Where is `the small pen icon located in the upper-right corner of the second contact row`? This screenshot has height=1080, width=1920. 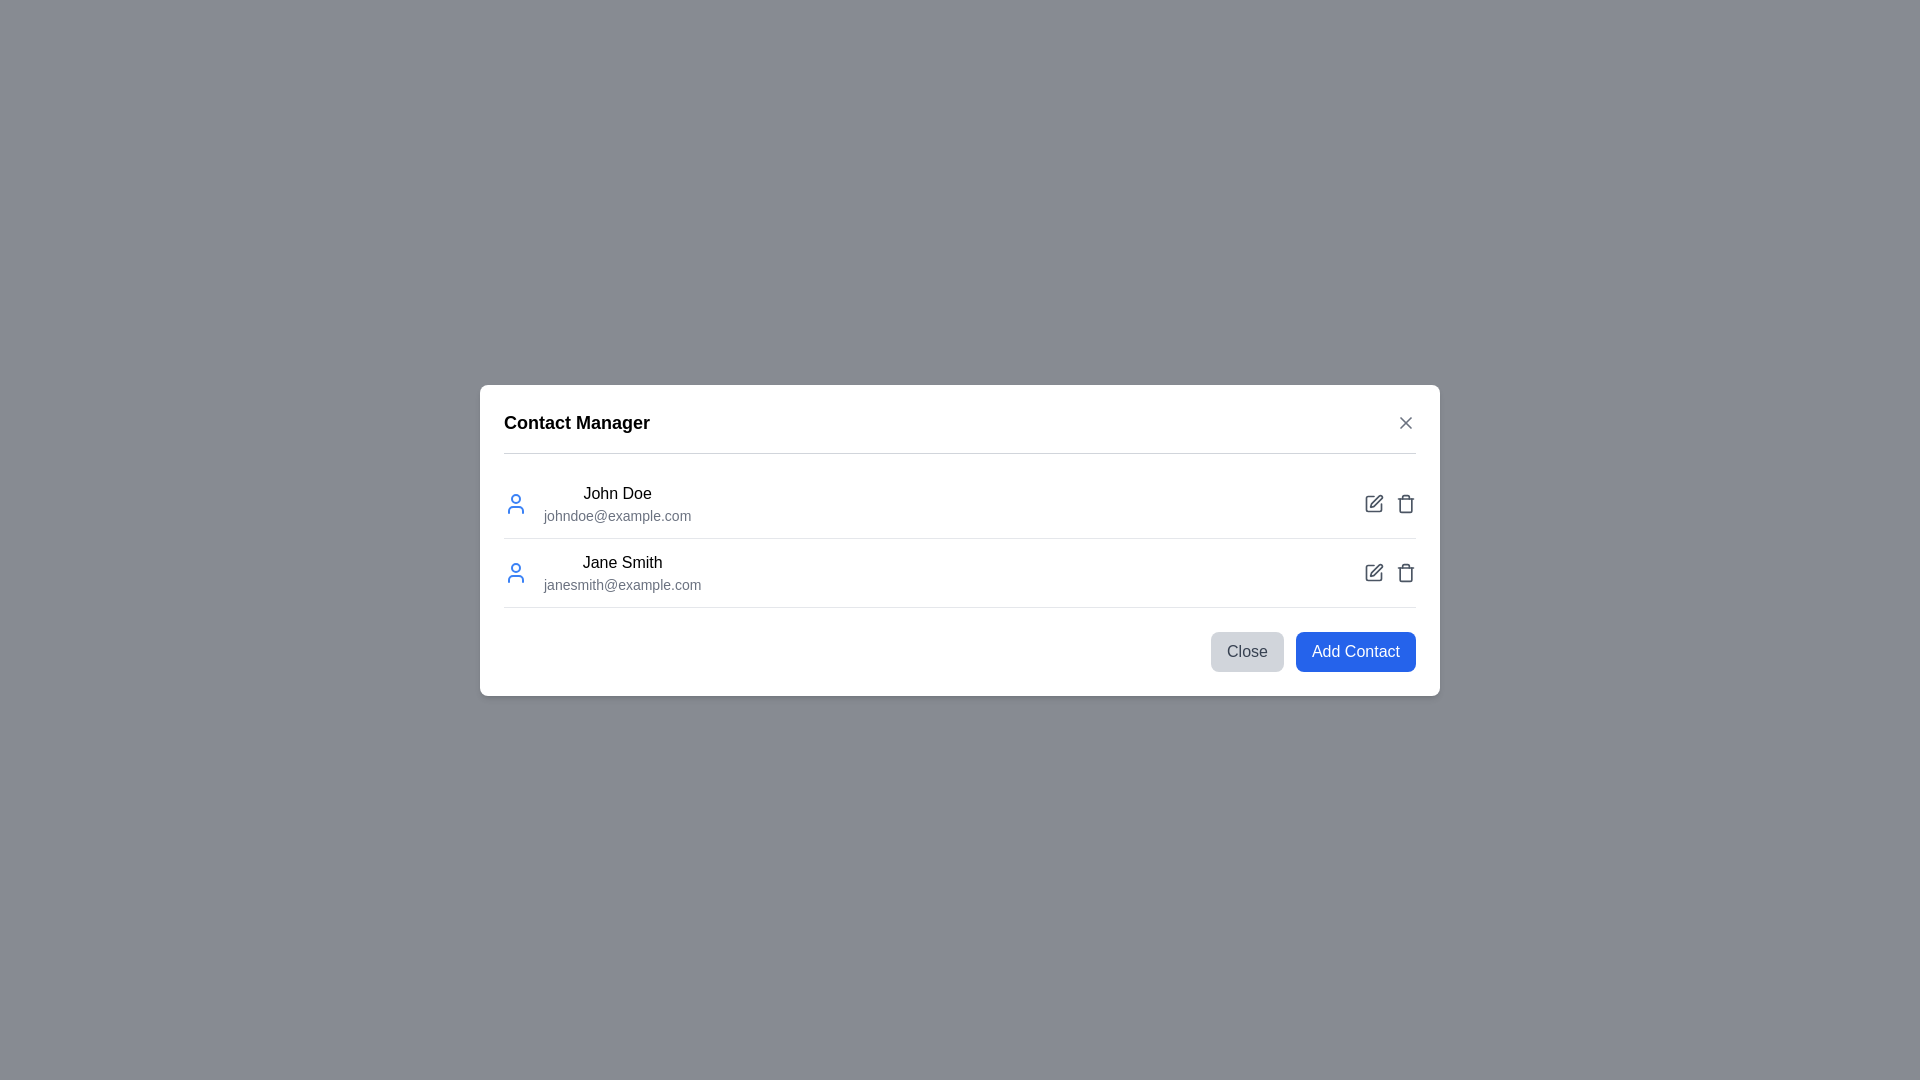 the small pen icon located in the upper-right corner of the second contact row is located at coordinates (1372, 501).